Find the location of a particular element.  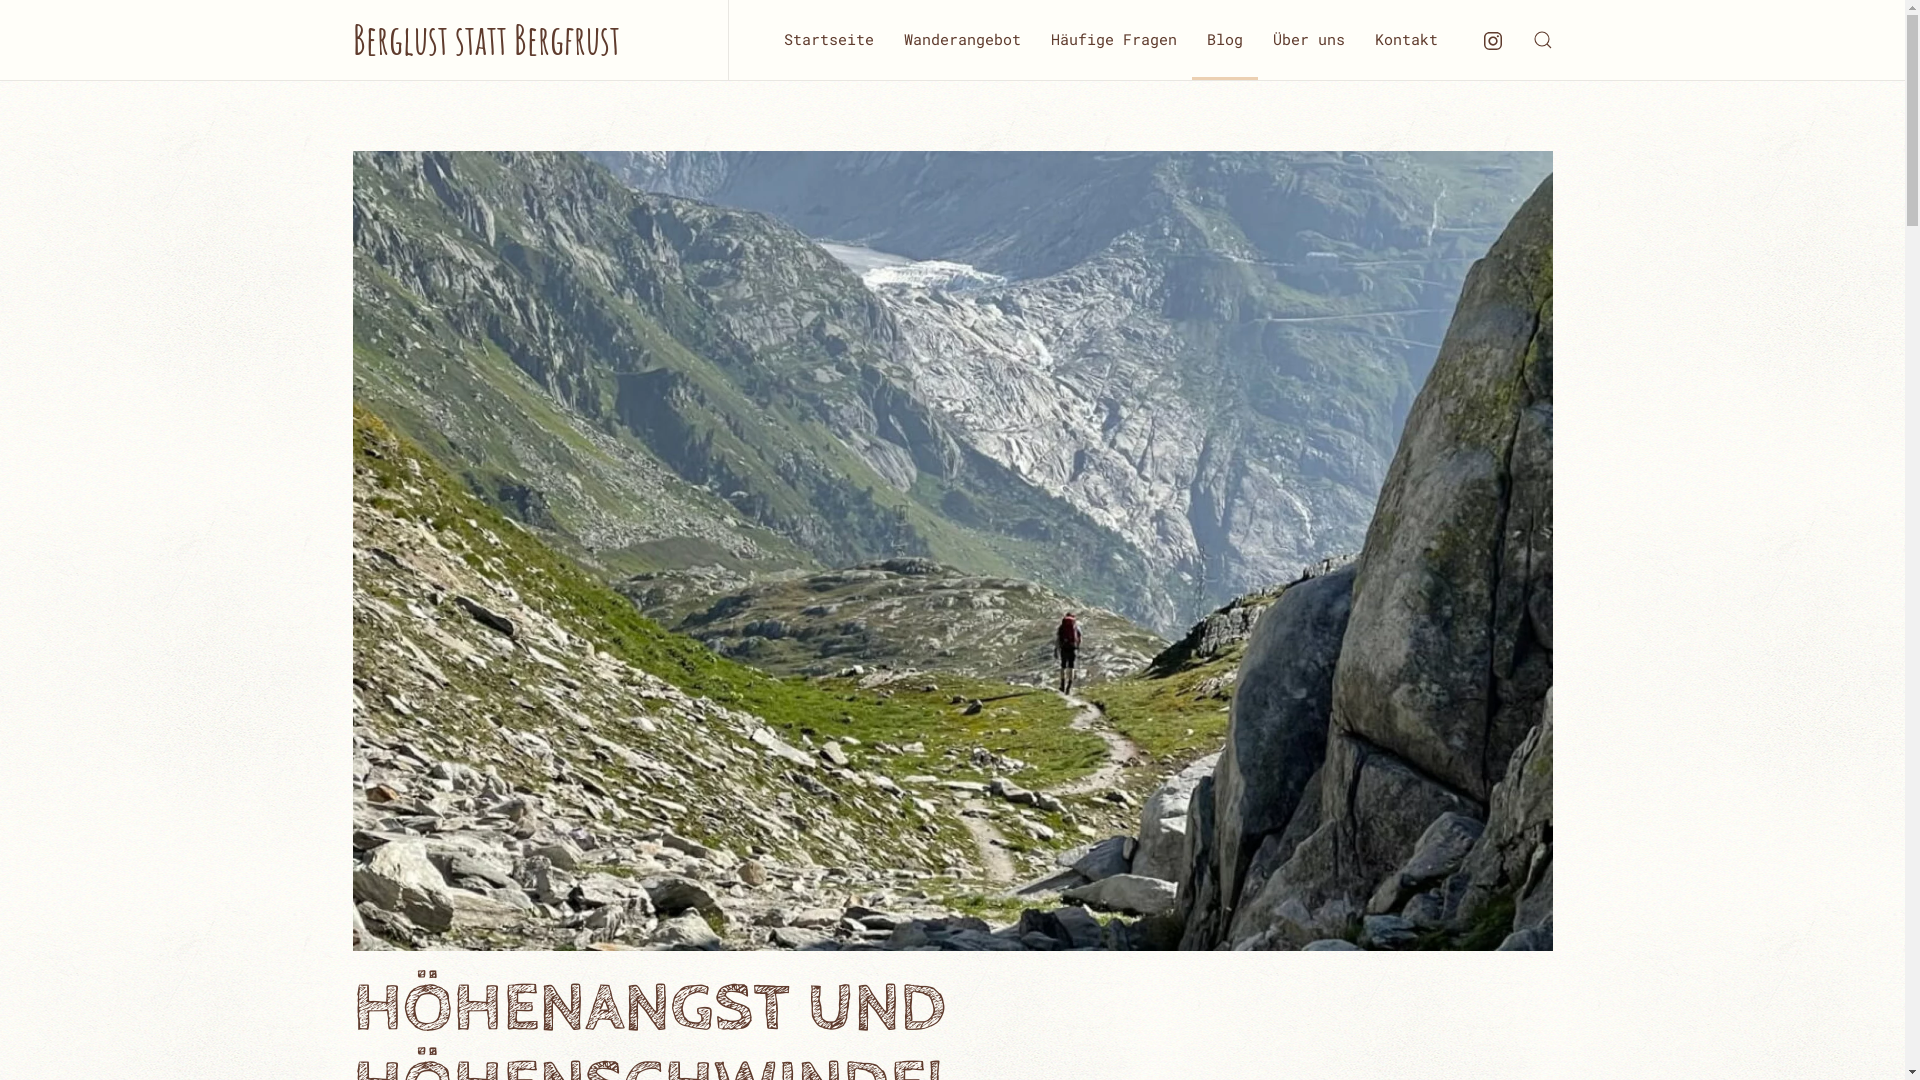

'Blog' is located at coordinates (1223, 39).